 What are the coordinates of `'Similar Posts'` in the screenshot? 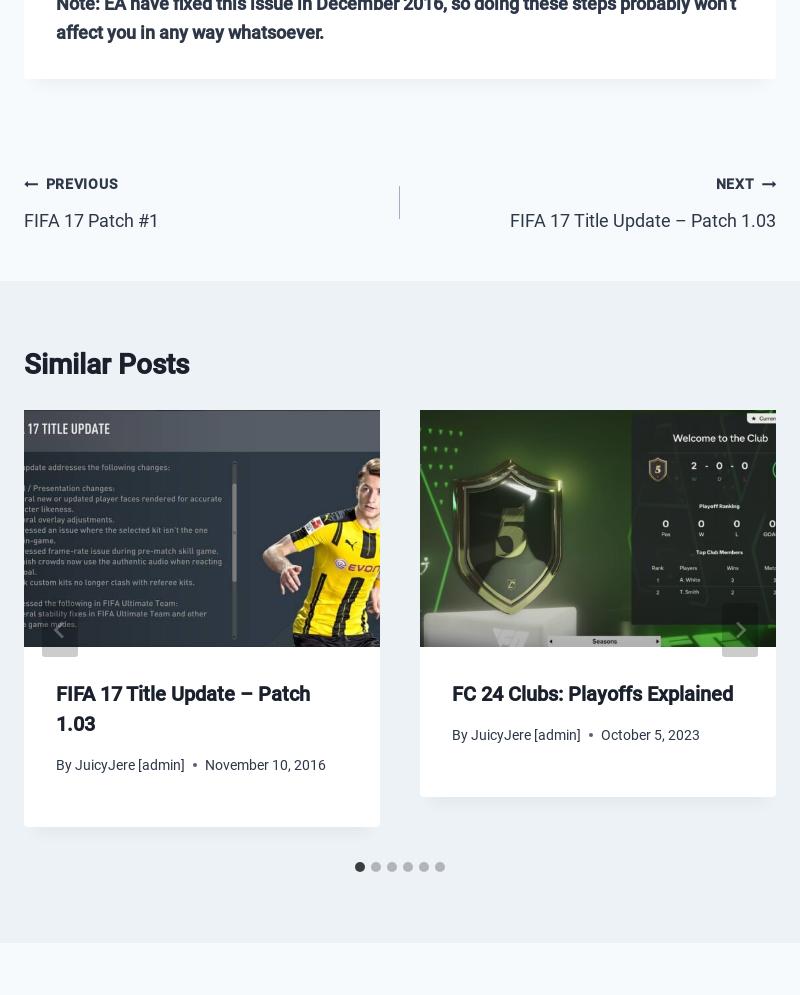 It's located at (105, 362).